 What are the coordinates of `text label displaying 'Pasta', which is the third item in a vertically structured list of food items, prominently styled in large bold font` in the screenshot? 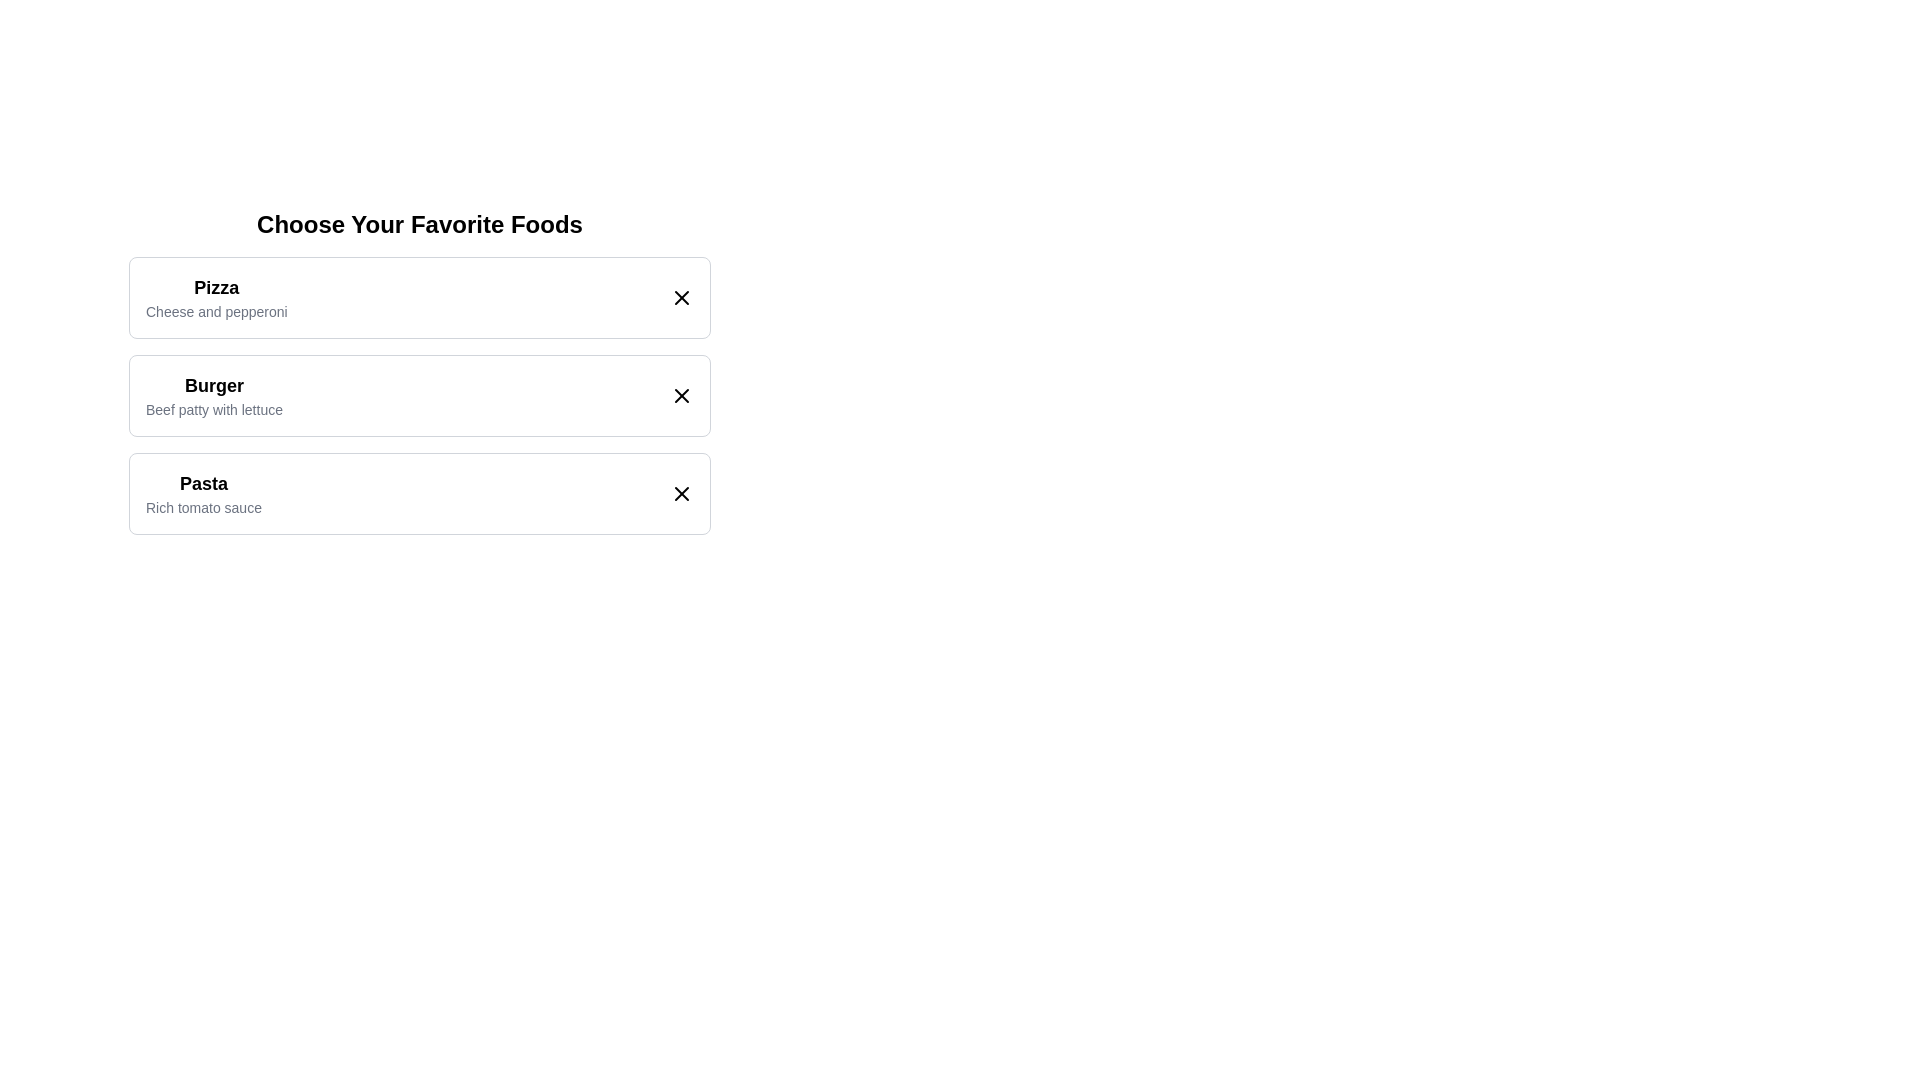 It's located at (203, 483).